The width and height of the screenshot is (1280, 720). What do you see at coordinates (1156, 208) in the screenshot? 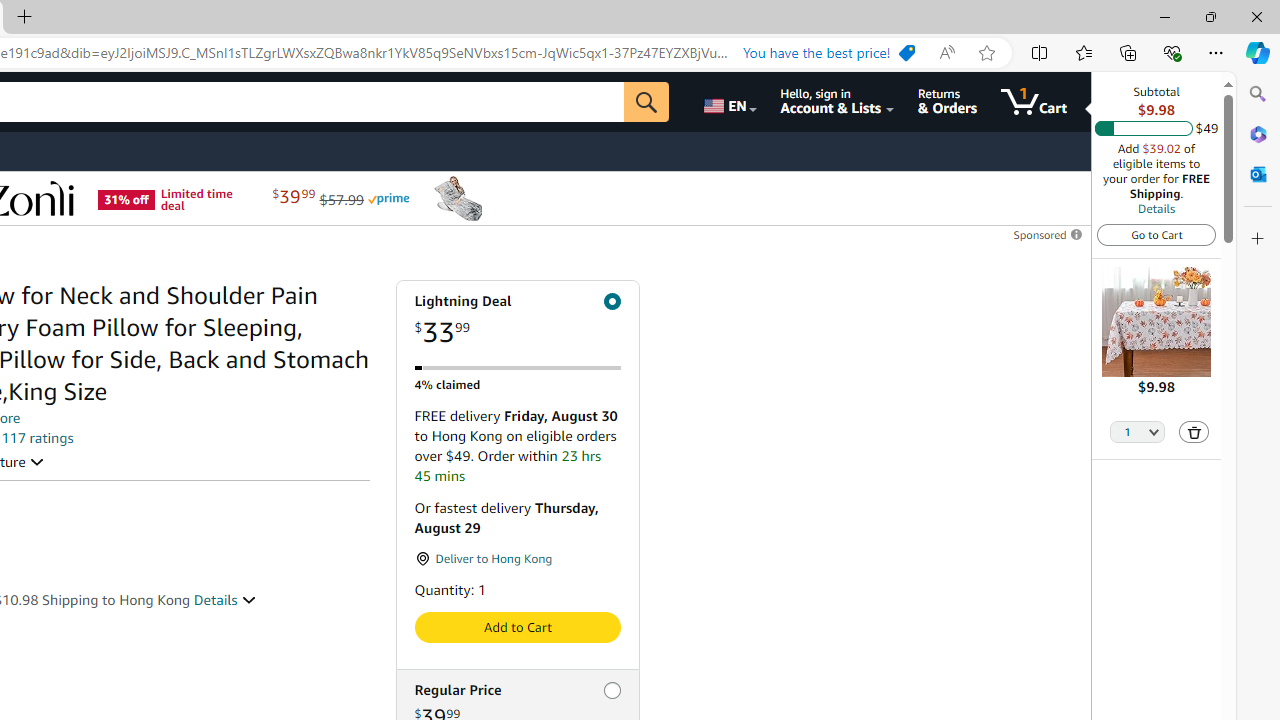
I see `'Details'` at bounding box center [1156, 208].